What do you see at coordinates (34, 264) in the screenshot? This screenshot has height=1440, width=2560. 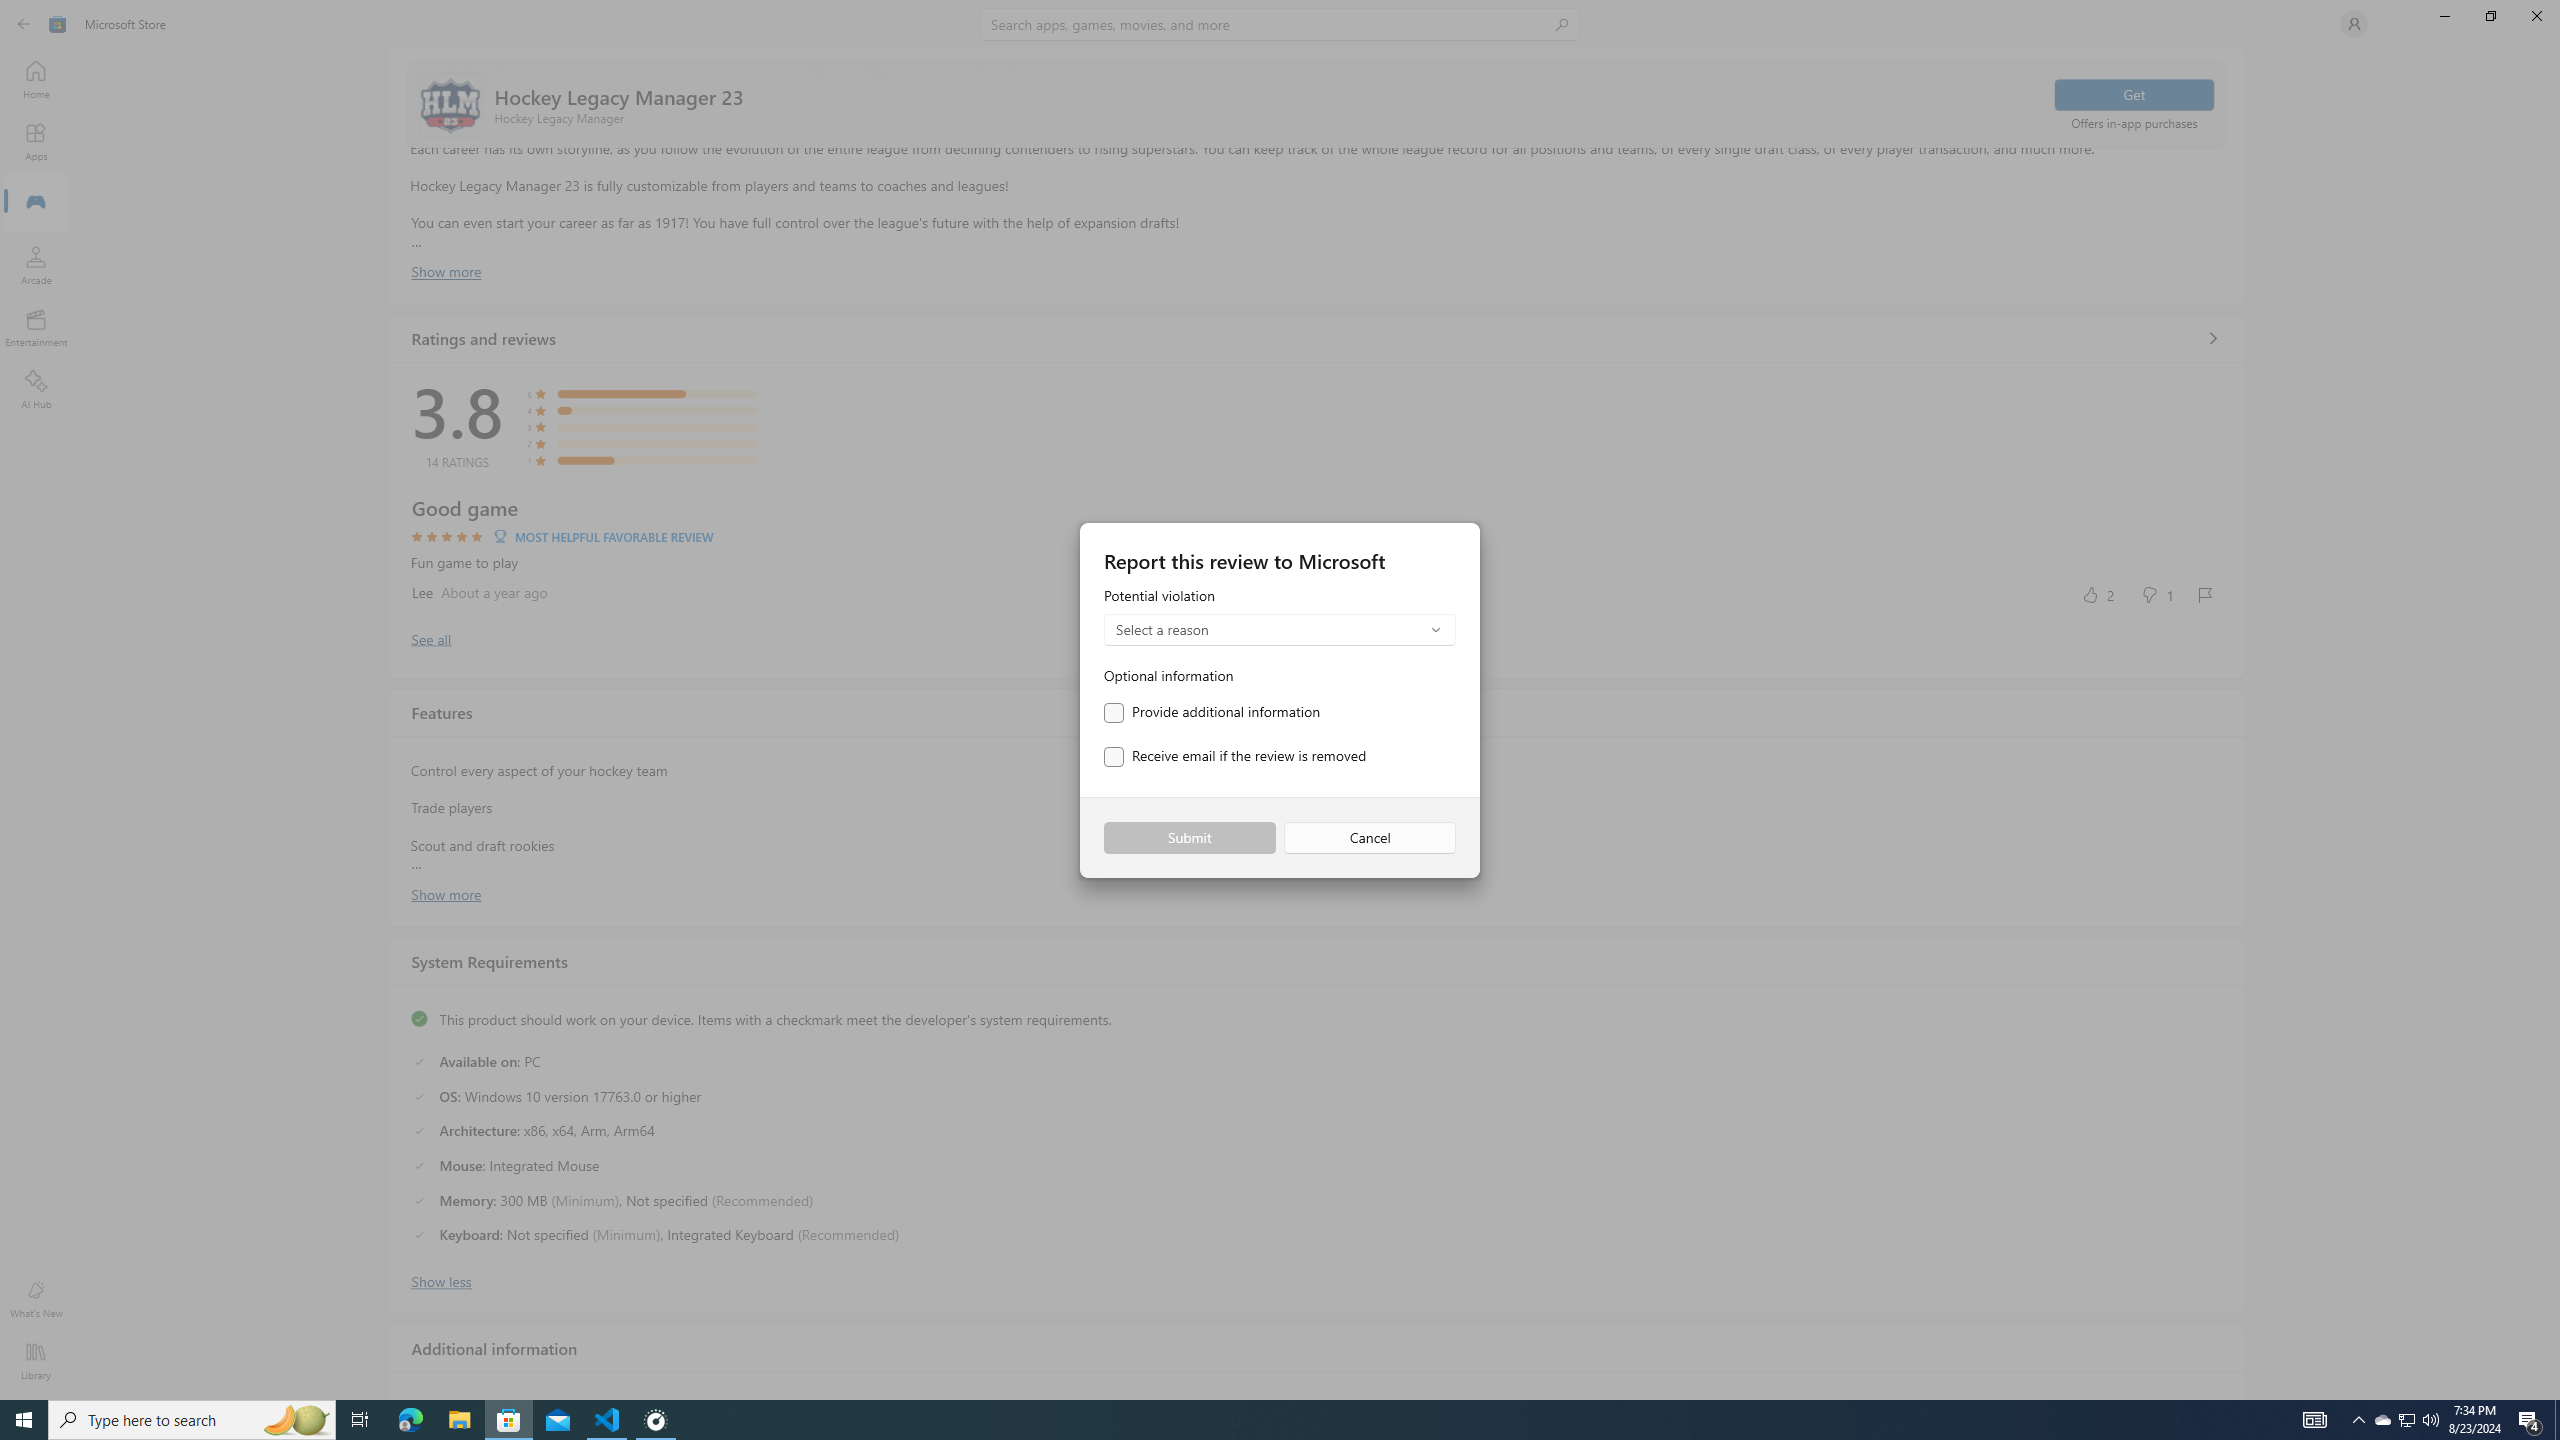 I see `'Arcade'` at bounding box center [34, 264].